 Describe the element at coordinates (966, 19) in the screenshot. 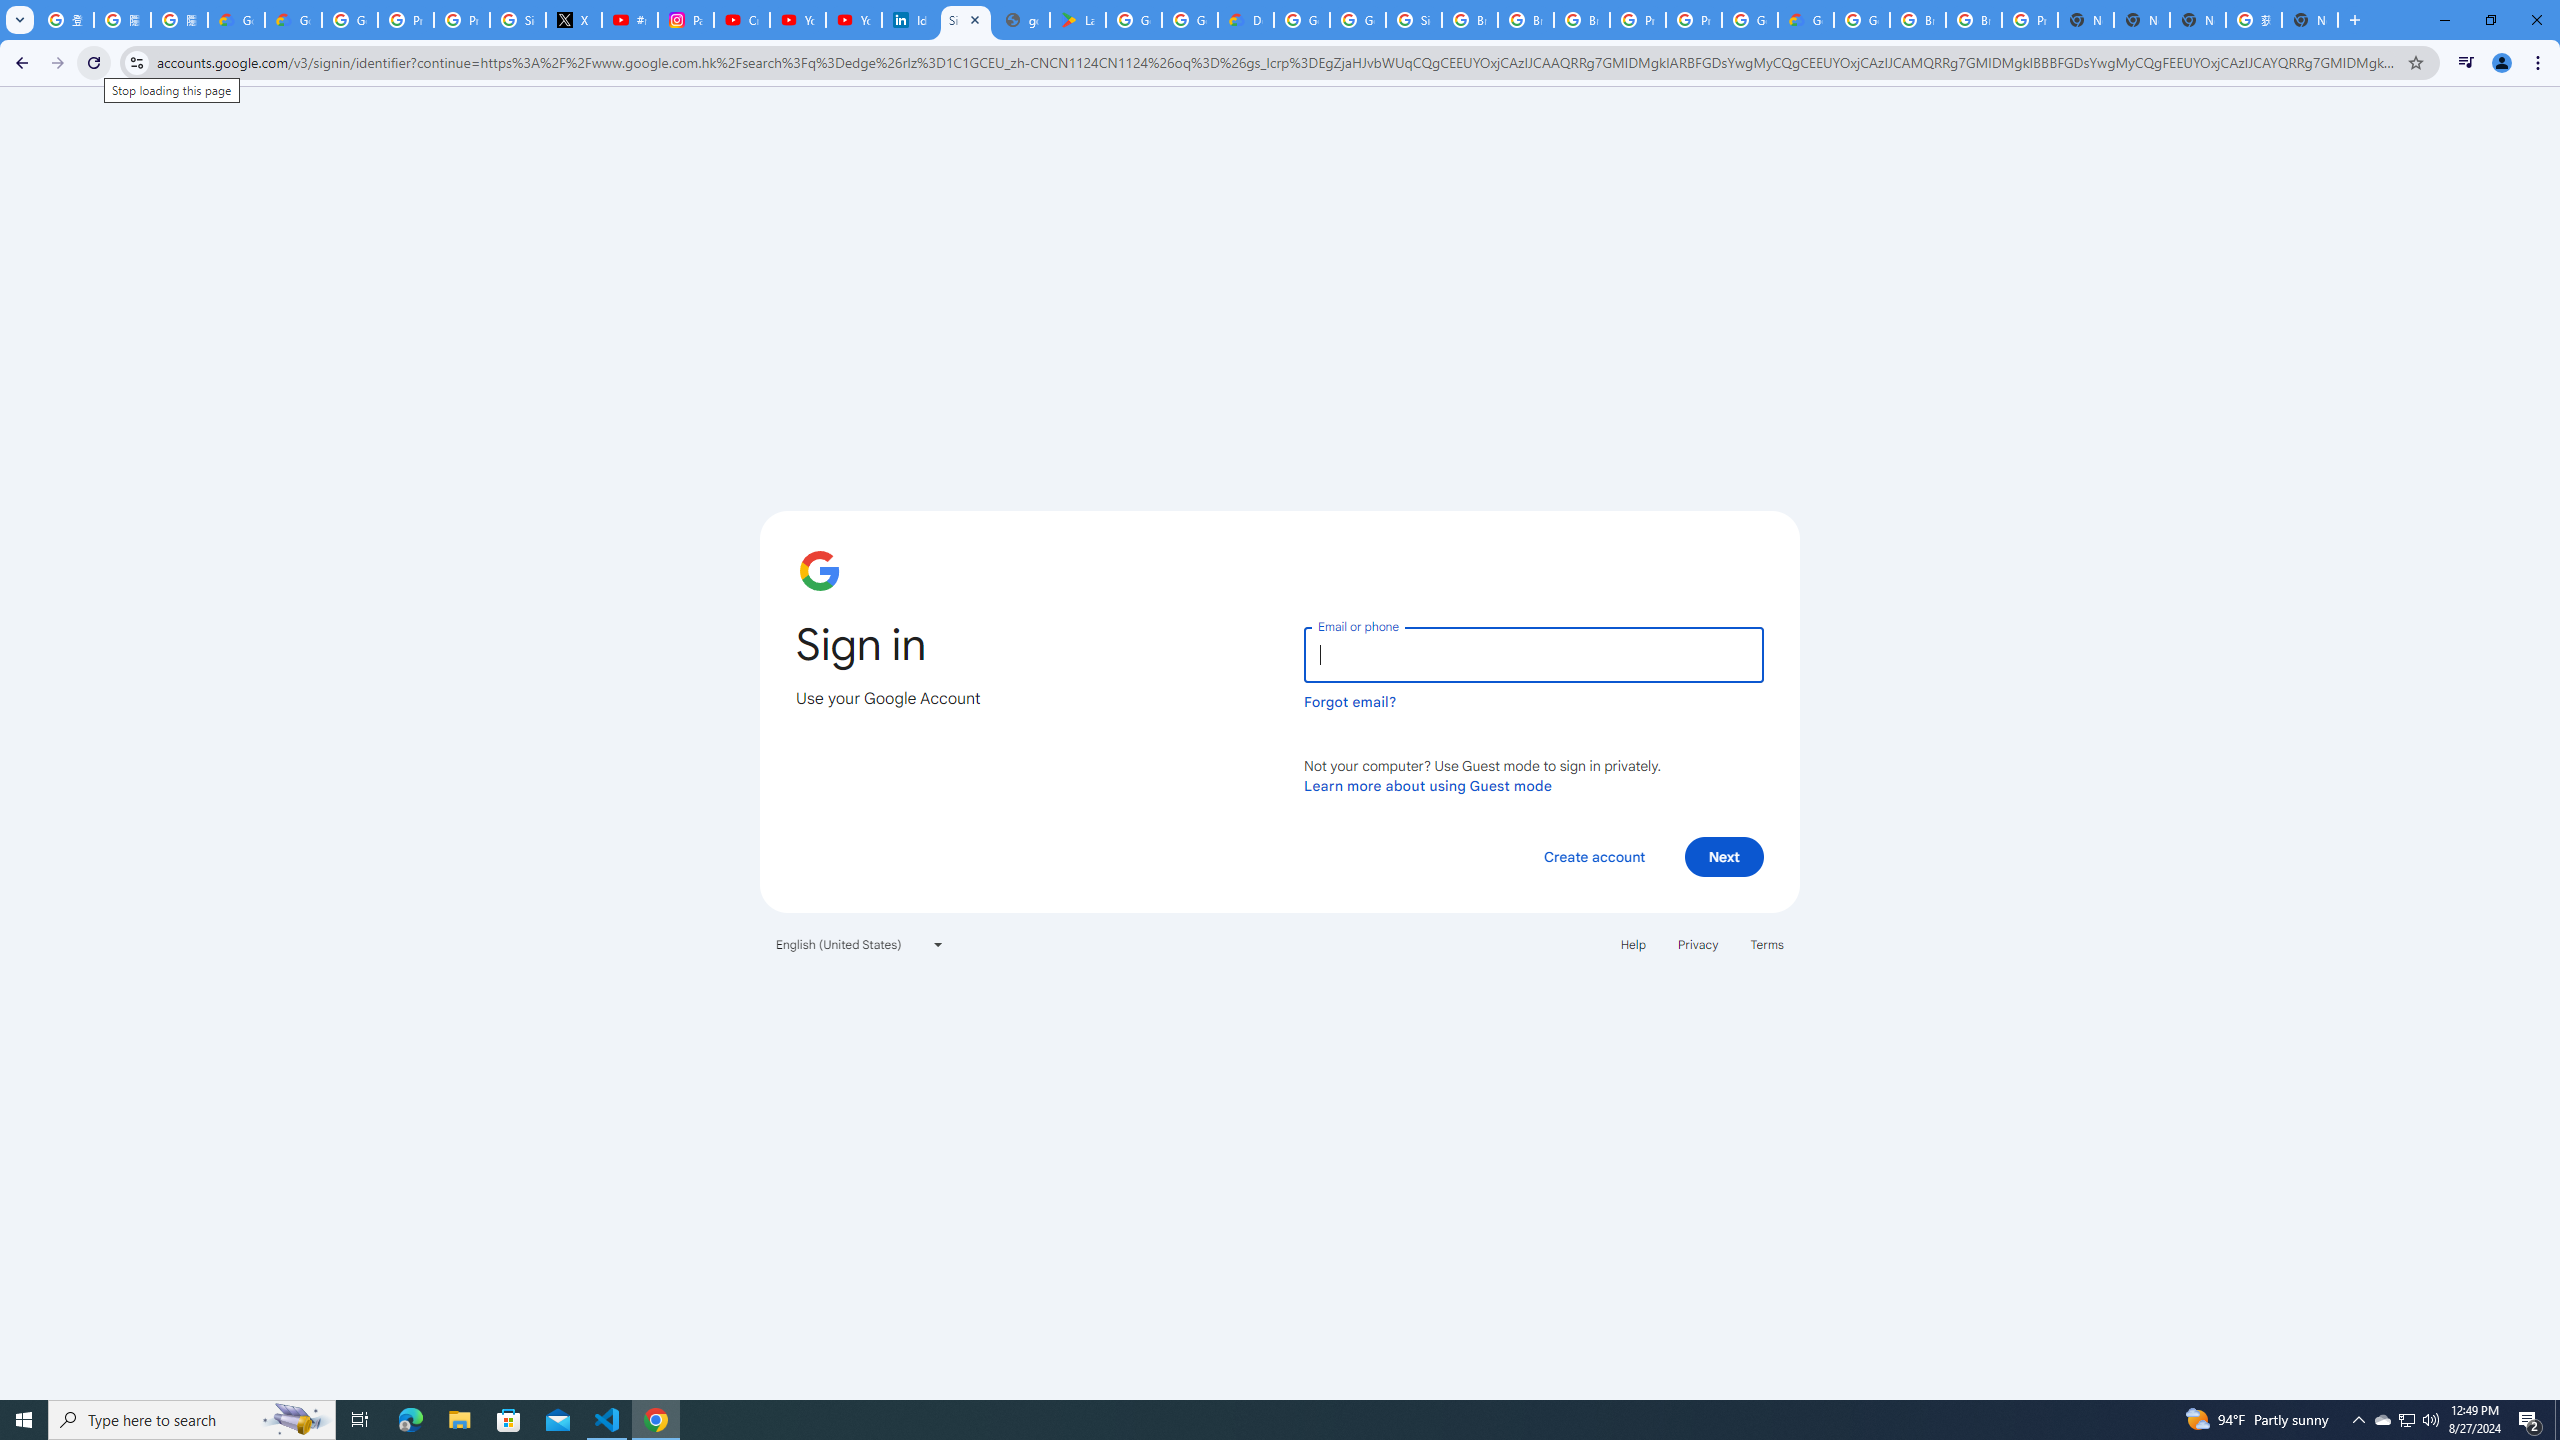

I see `'Sign in - Google Accounts'` at that location.